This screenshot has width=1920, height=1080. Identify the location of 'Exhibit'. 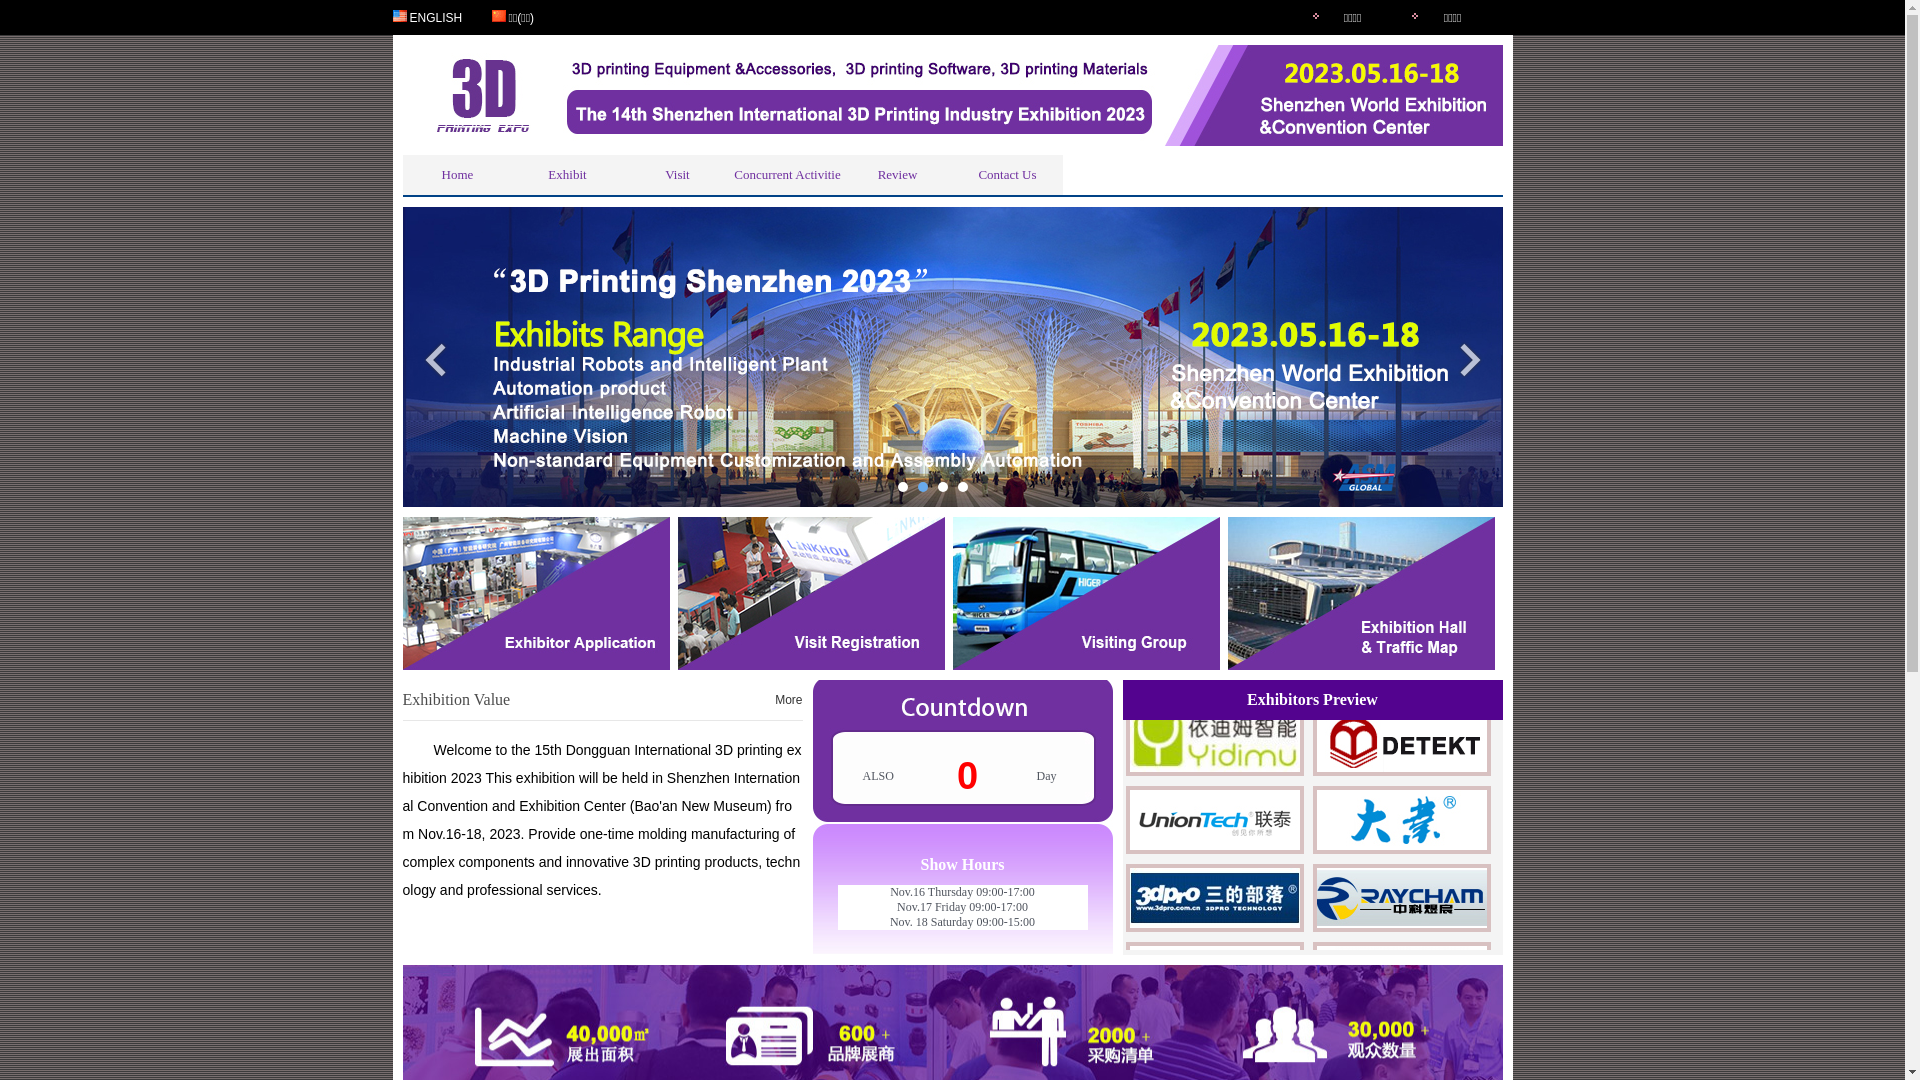
(512, 173).